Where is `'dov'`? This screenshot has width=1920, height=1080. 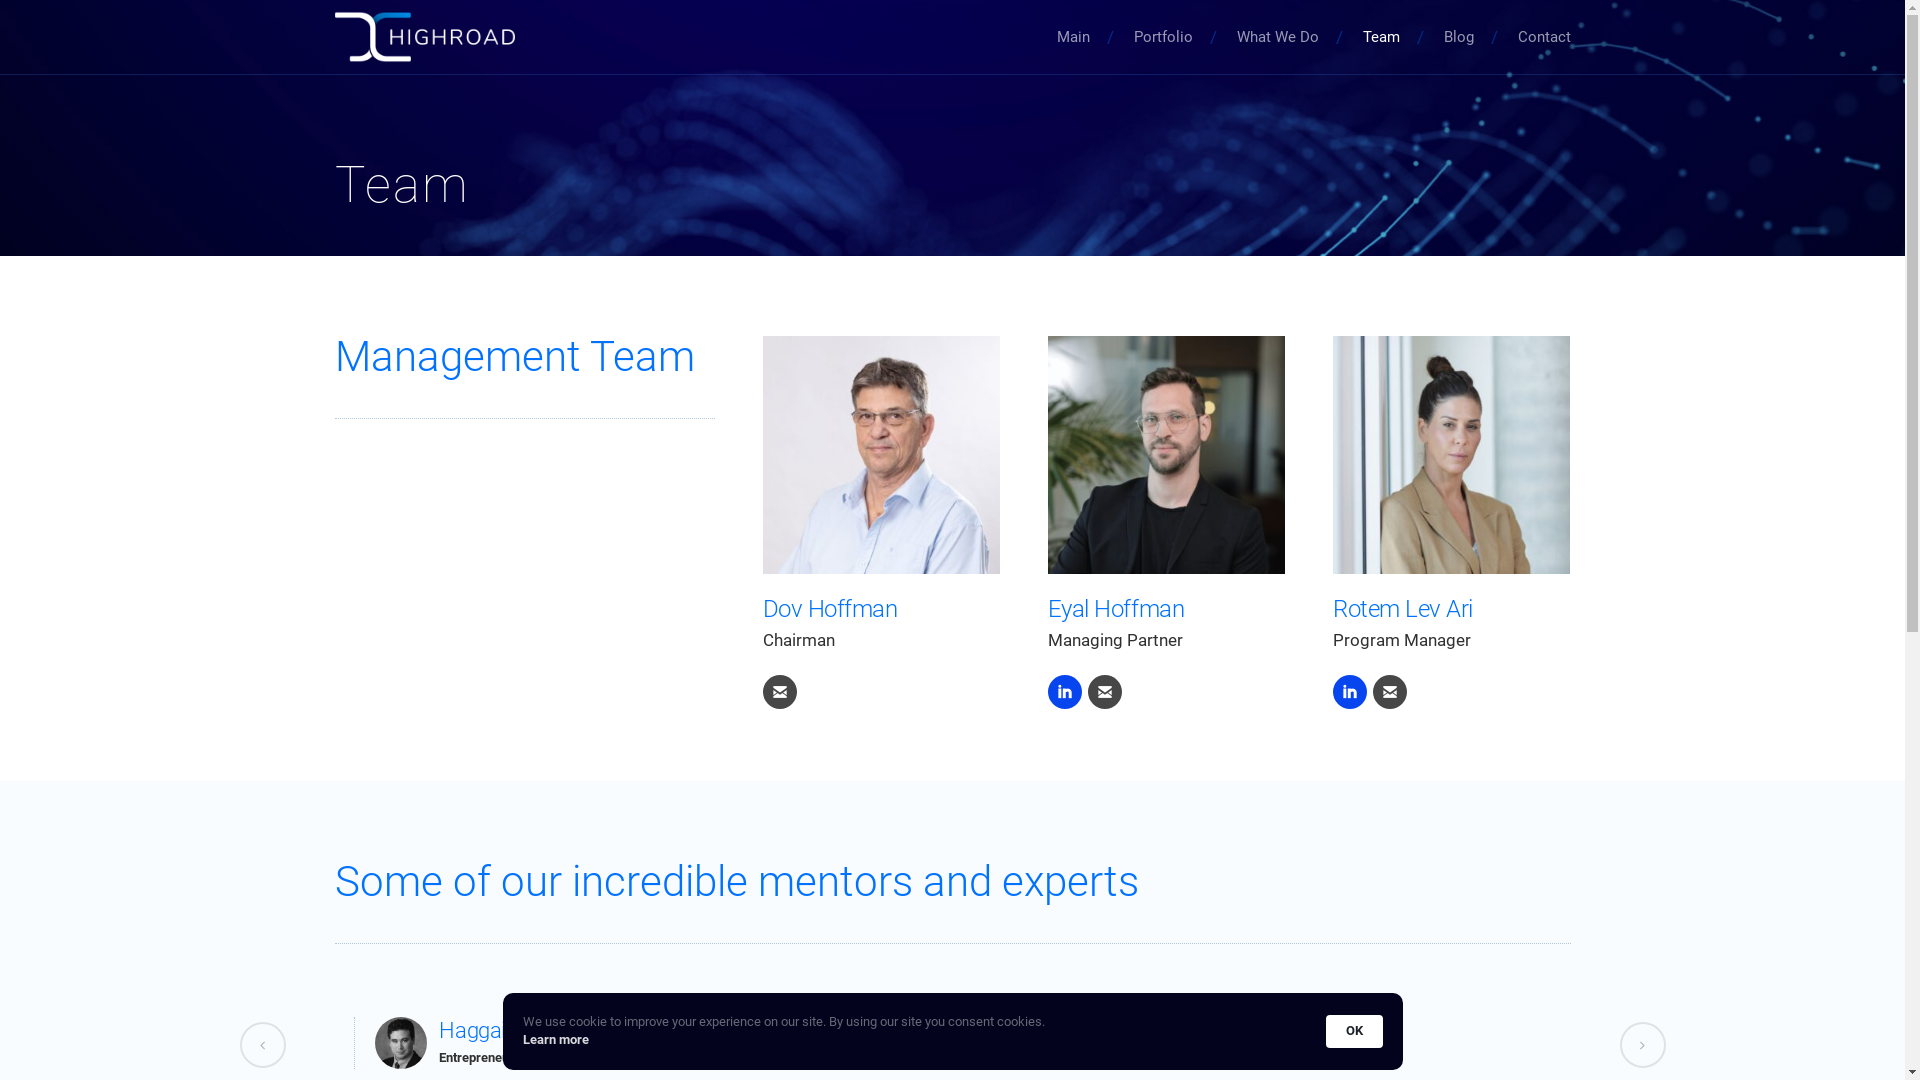
'dov' is located at coordinates (880, 454).